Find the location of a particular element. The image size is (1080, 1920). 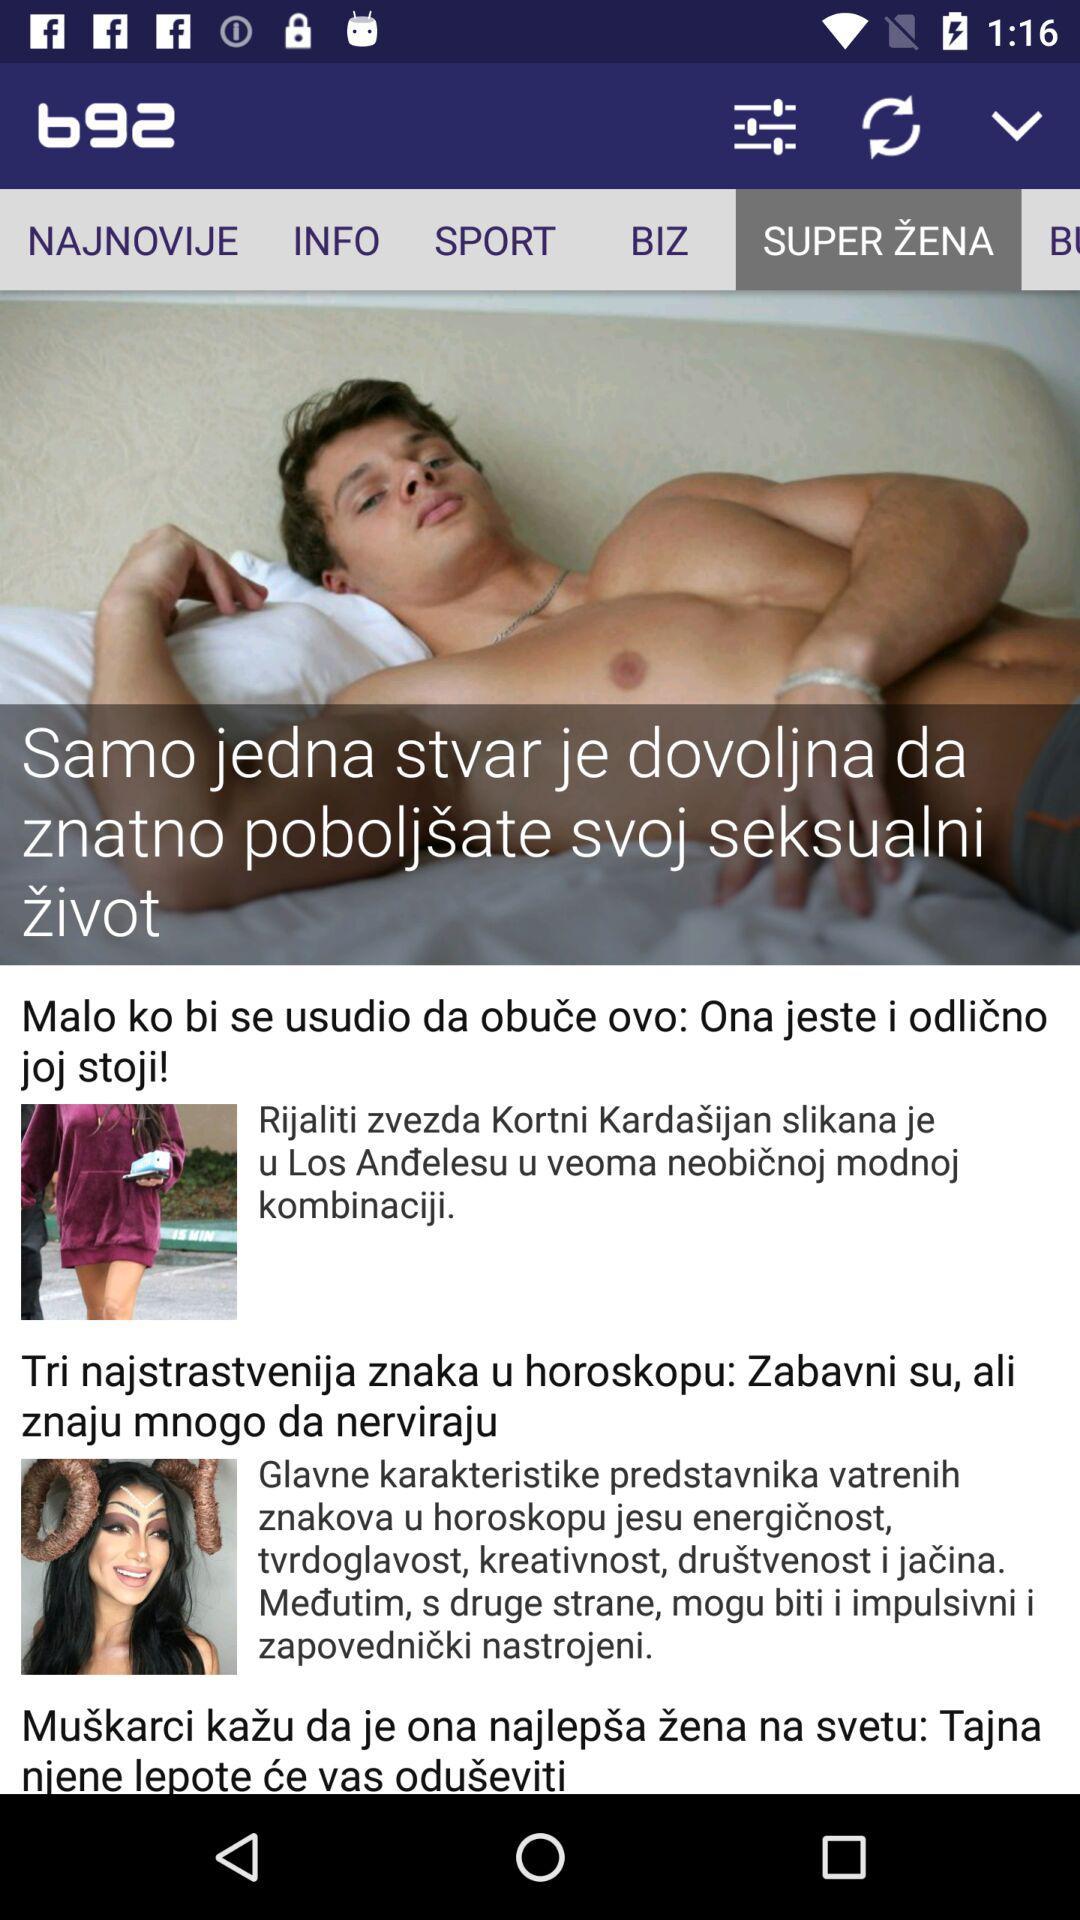

icon to the right of the   biz is located at coordinates (877, 239).